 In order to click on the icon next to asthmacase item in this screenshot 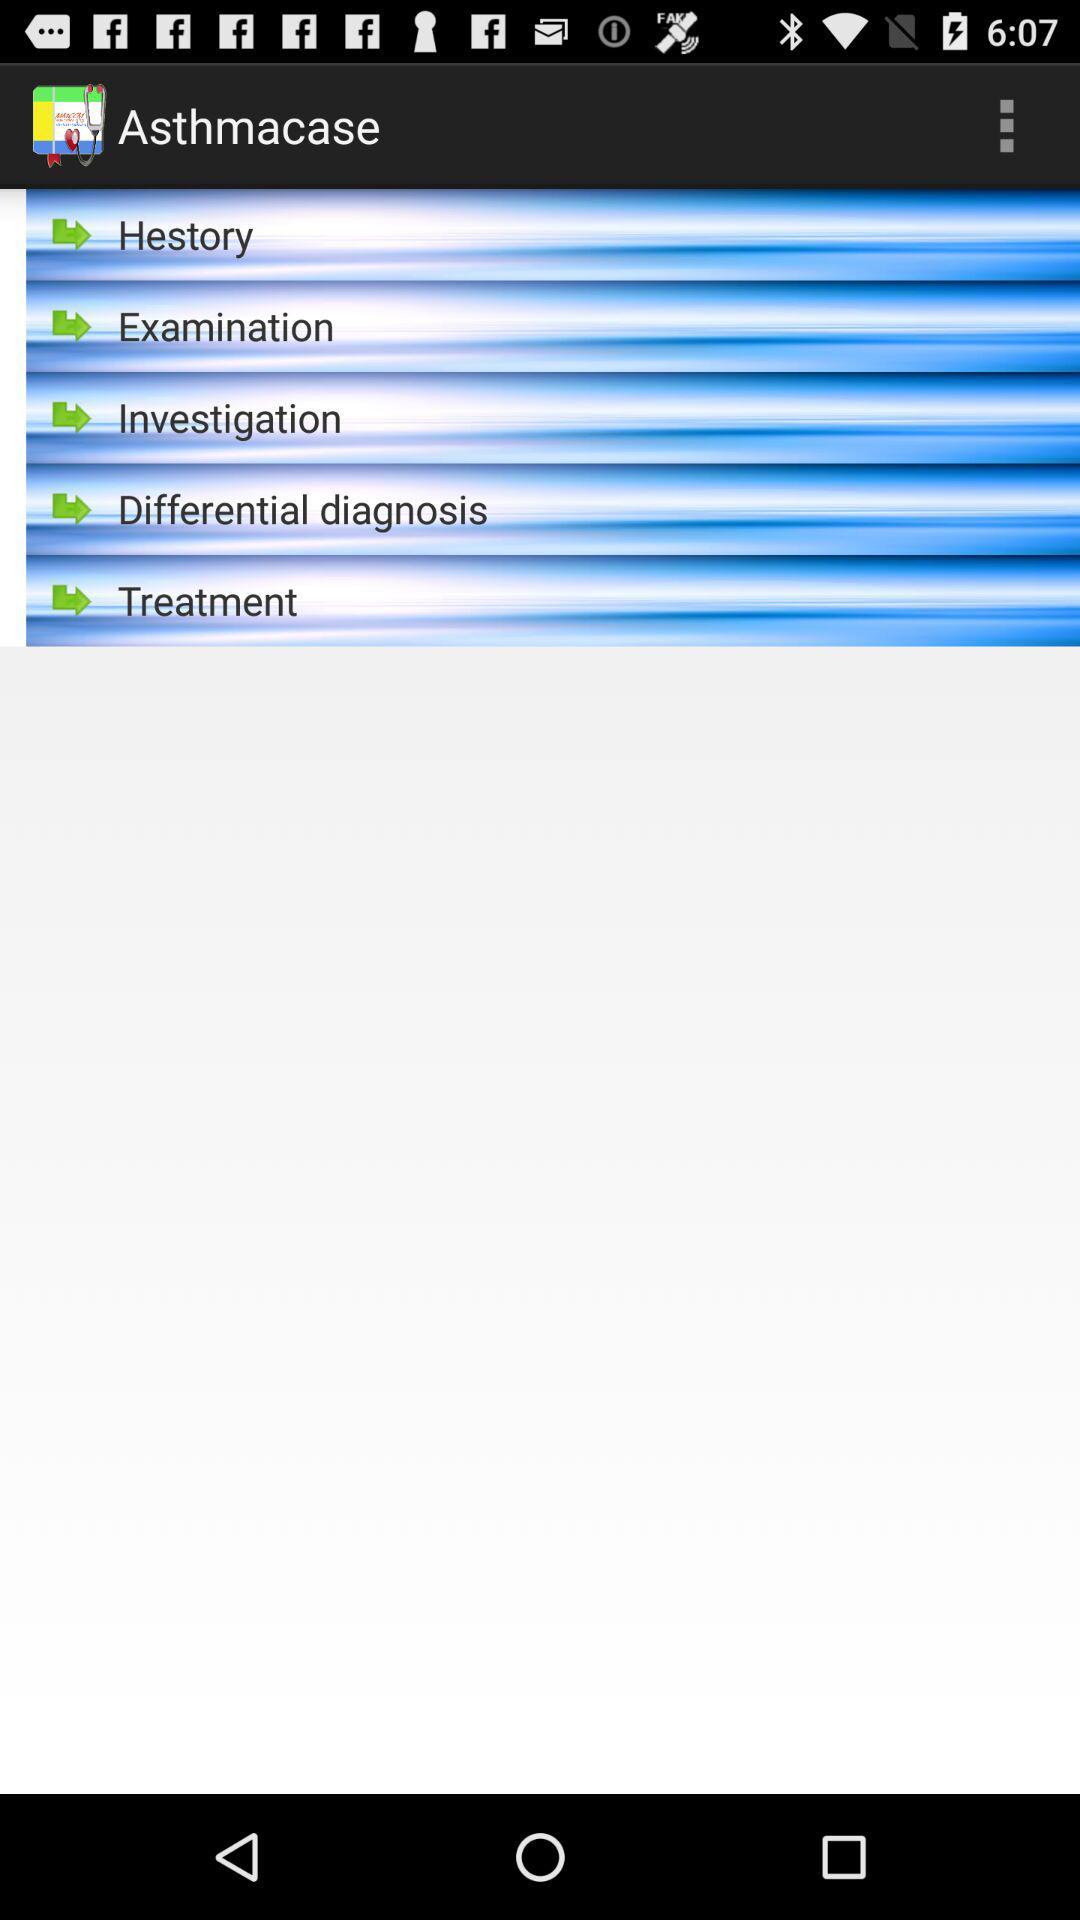, I will do `click(1006, 124)`.